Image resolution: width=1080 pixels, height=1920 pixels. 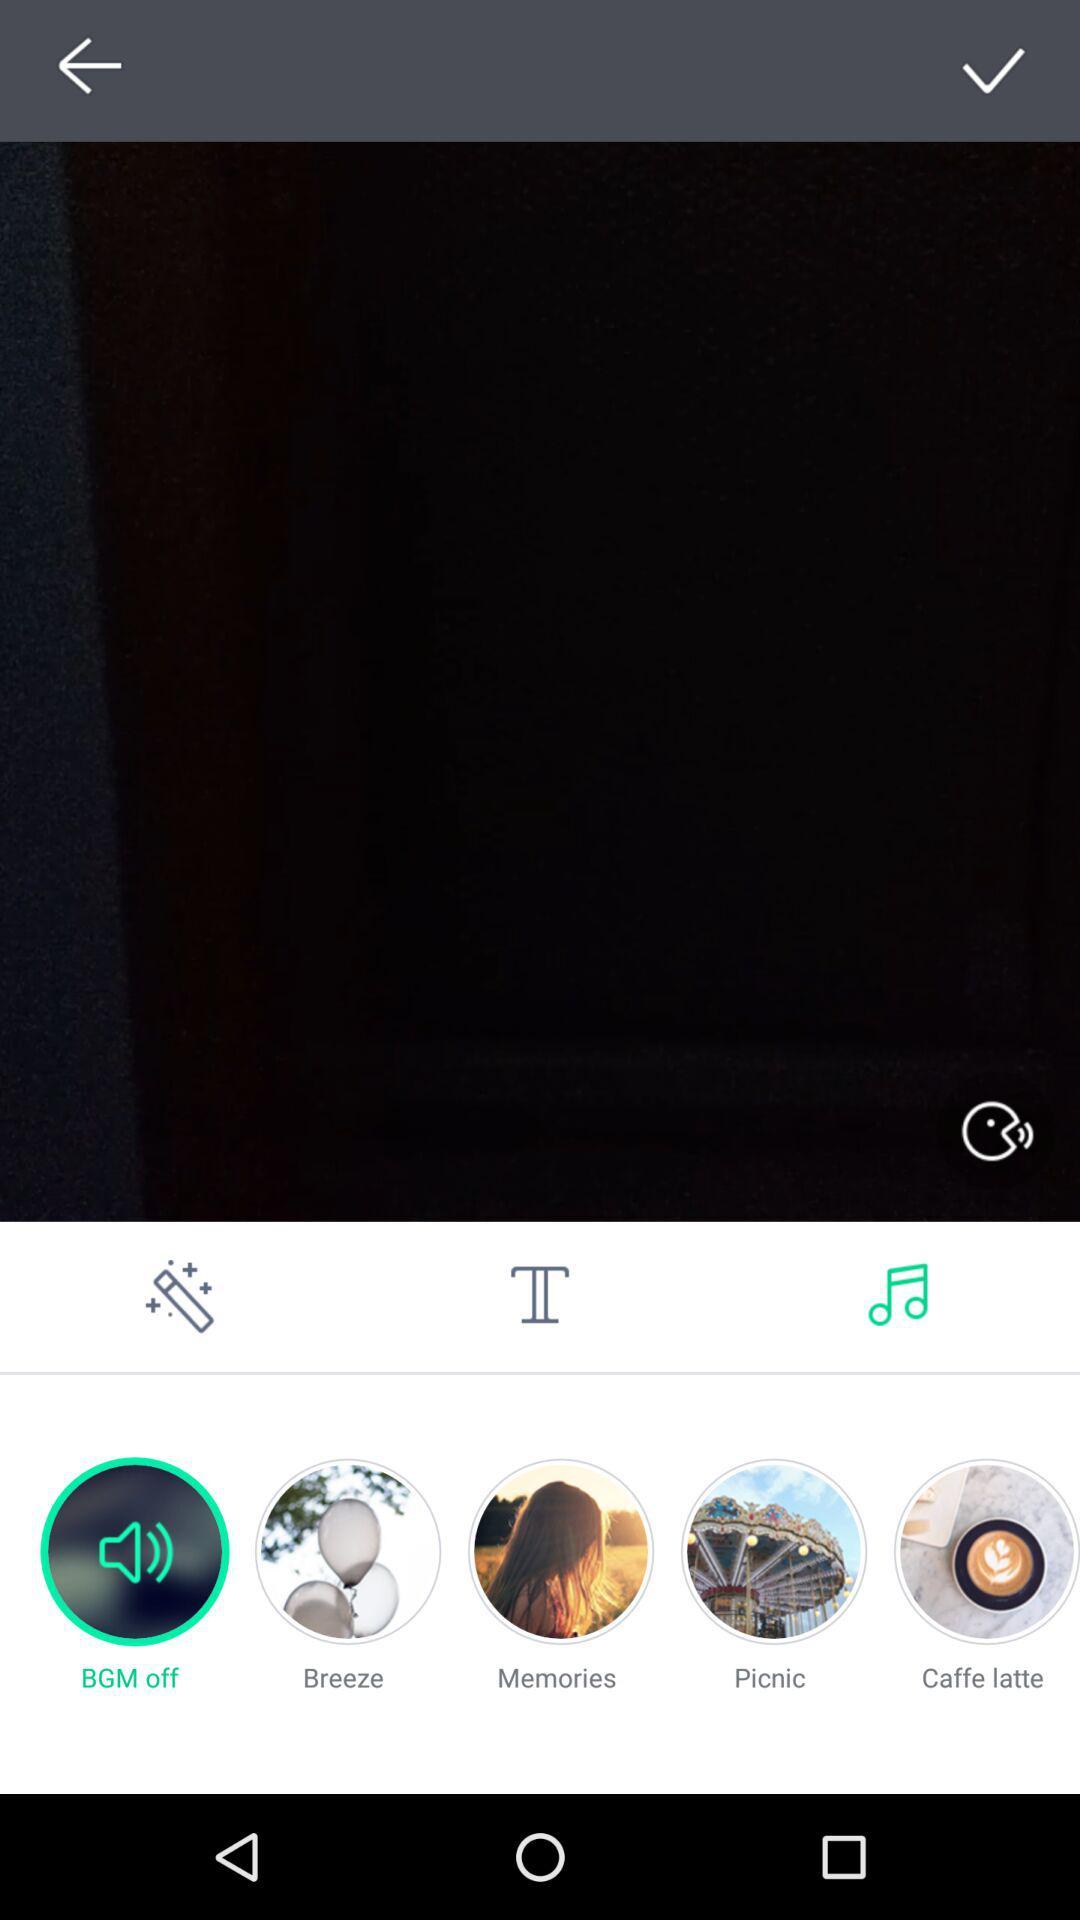 What do you see at coordinates (540, 1296) in the screenshot?
I see `write text` at bounding box center [540, 1296].